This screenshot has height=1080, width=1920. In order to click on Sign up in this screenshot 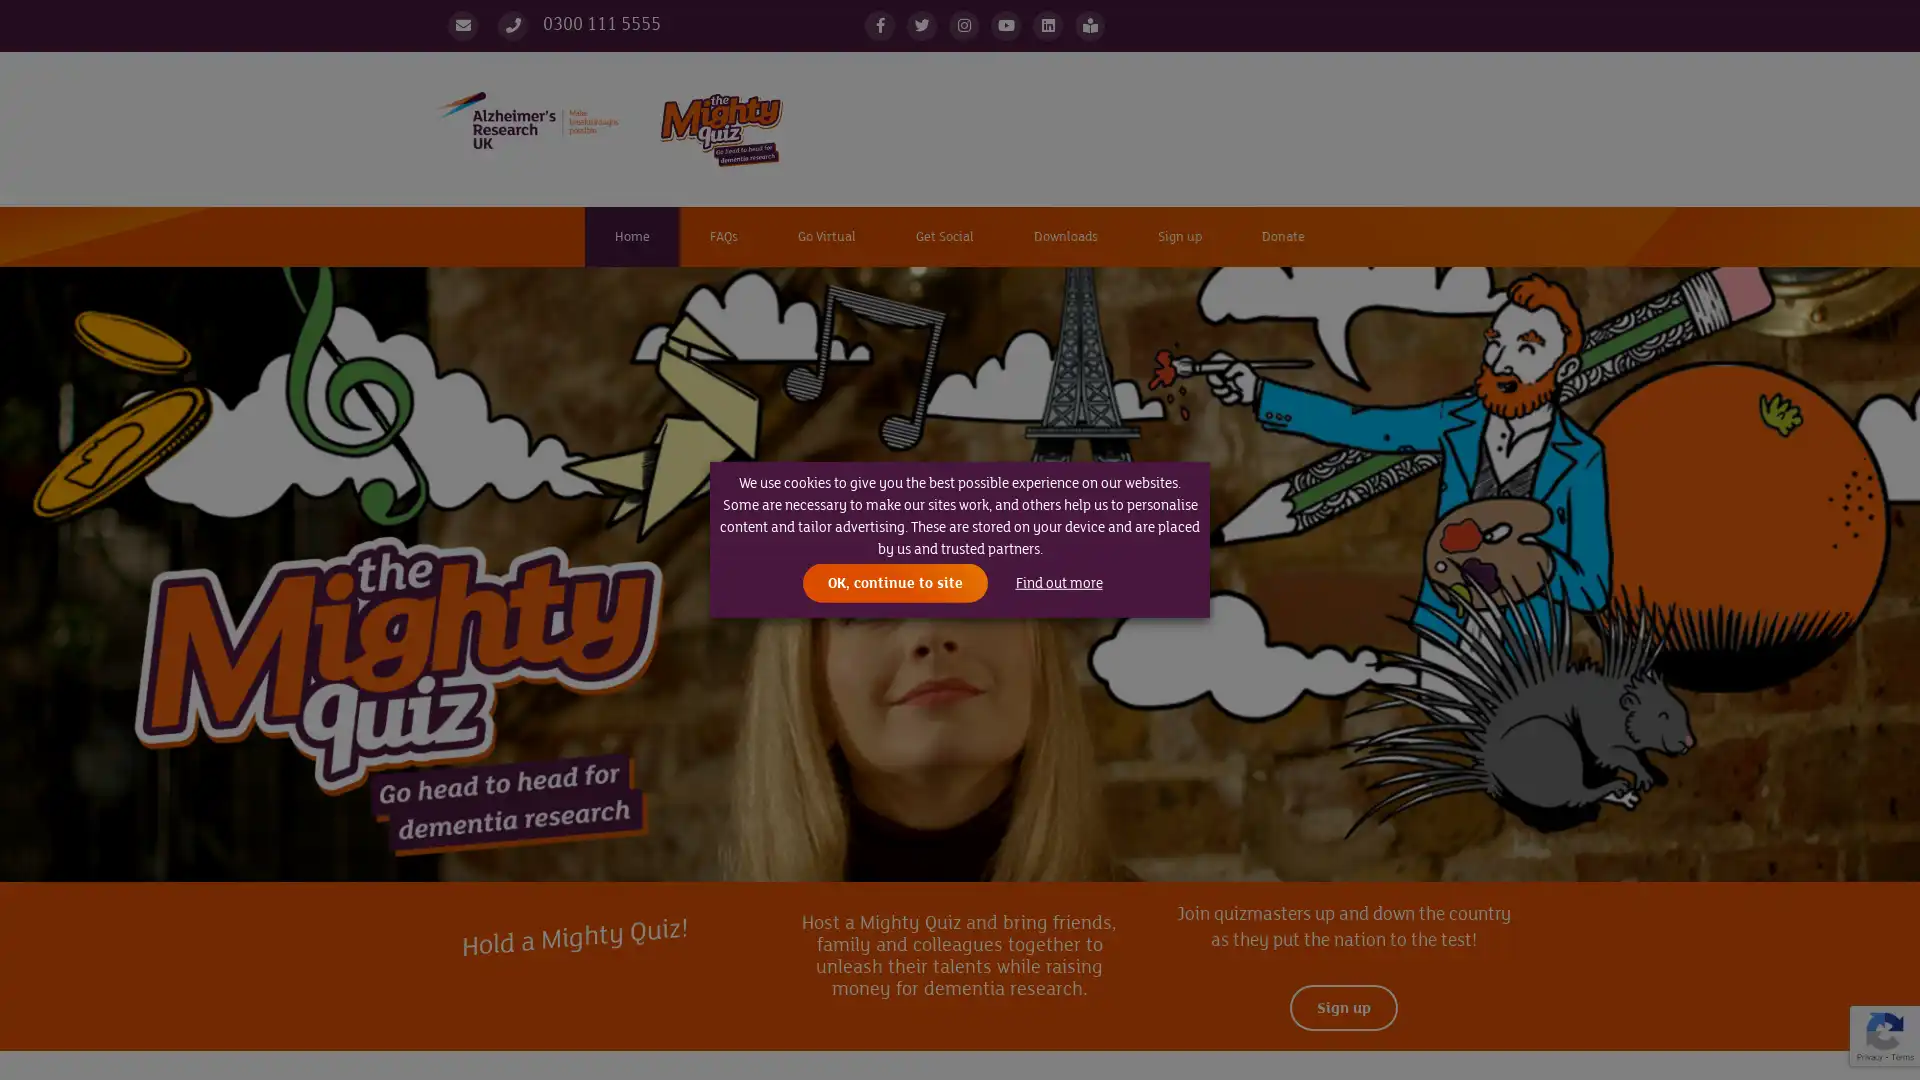, I will do `click(1343, 1014)`.